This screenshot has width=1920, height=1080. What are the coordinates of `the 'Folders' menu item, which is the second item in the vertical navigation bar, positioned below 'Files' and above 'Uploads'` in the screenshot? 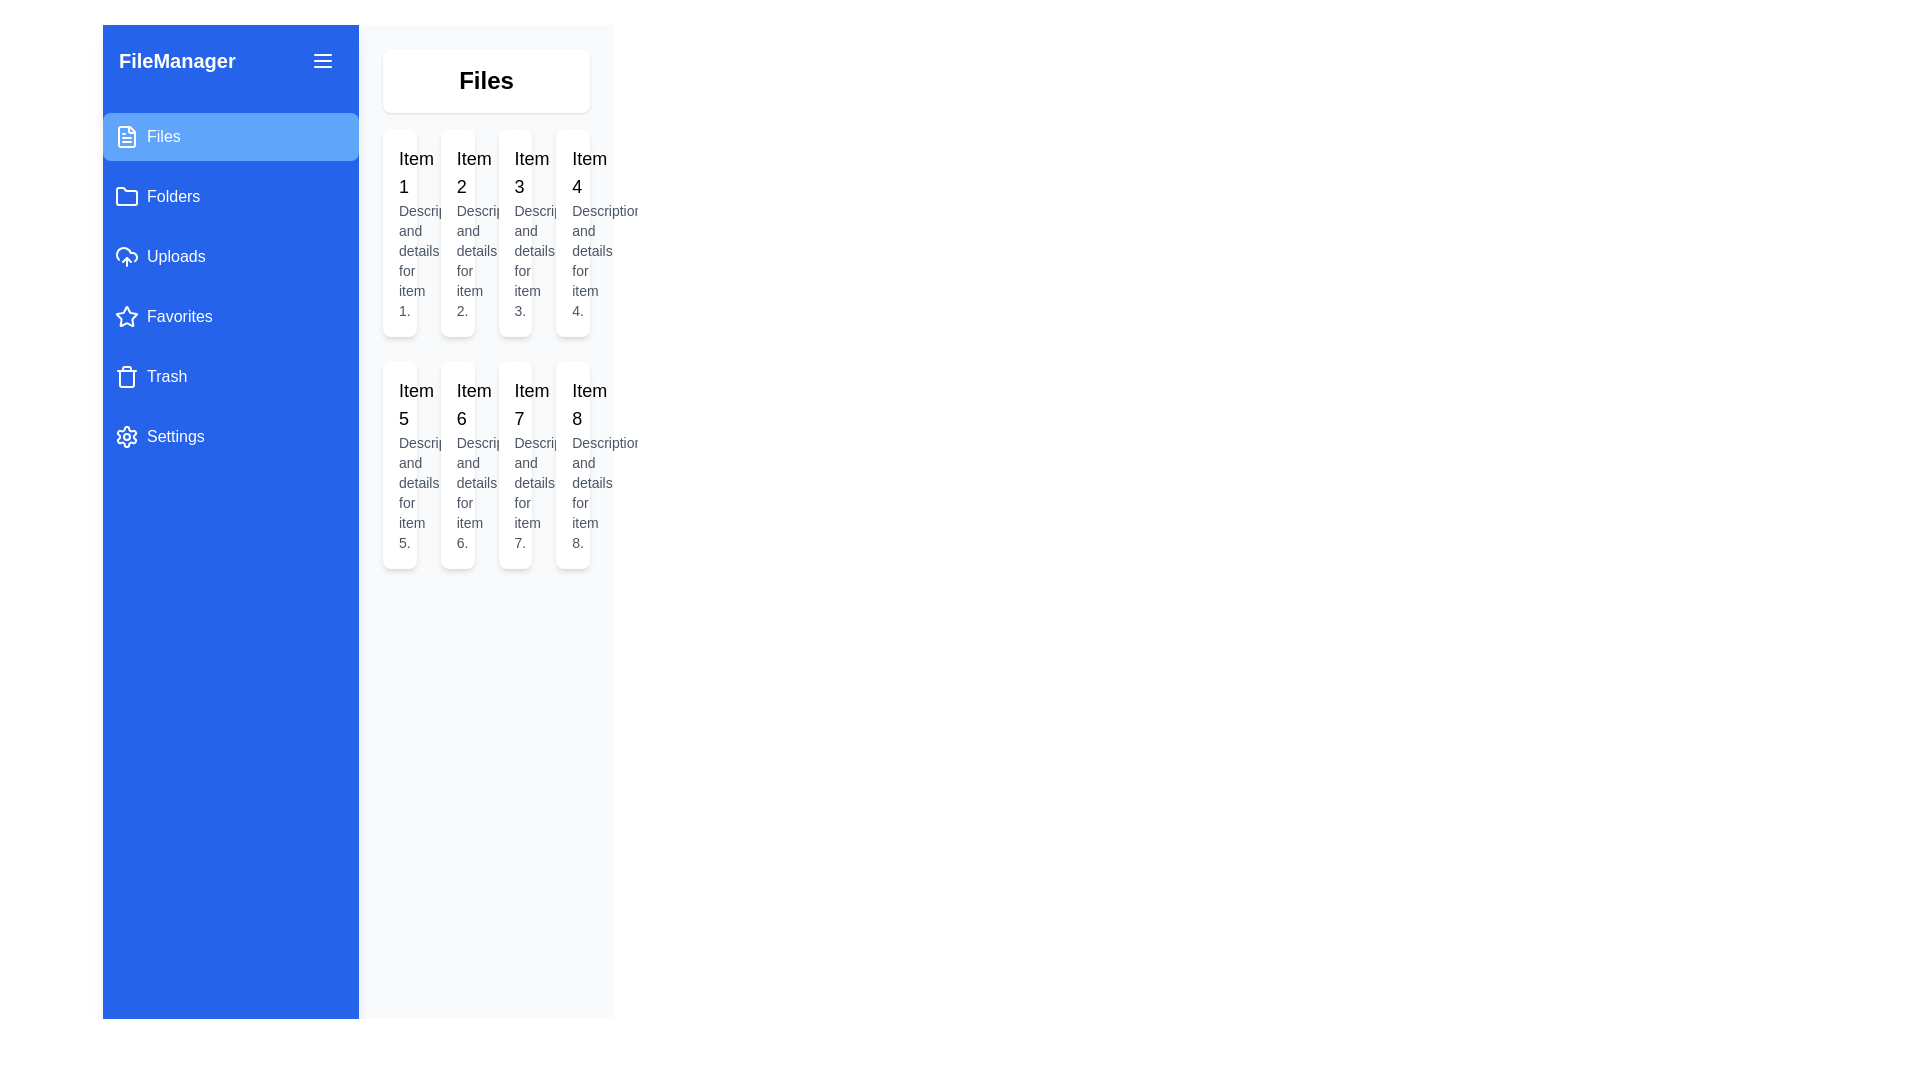 It's located at (173, 196).